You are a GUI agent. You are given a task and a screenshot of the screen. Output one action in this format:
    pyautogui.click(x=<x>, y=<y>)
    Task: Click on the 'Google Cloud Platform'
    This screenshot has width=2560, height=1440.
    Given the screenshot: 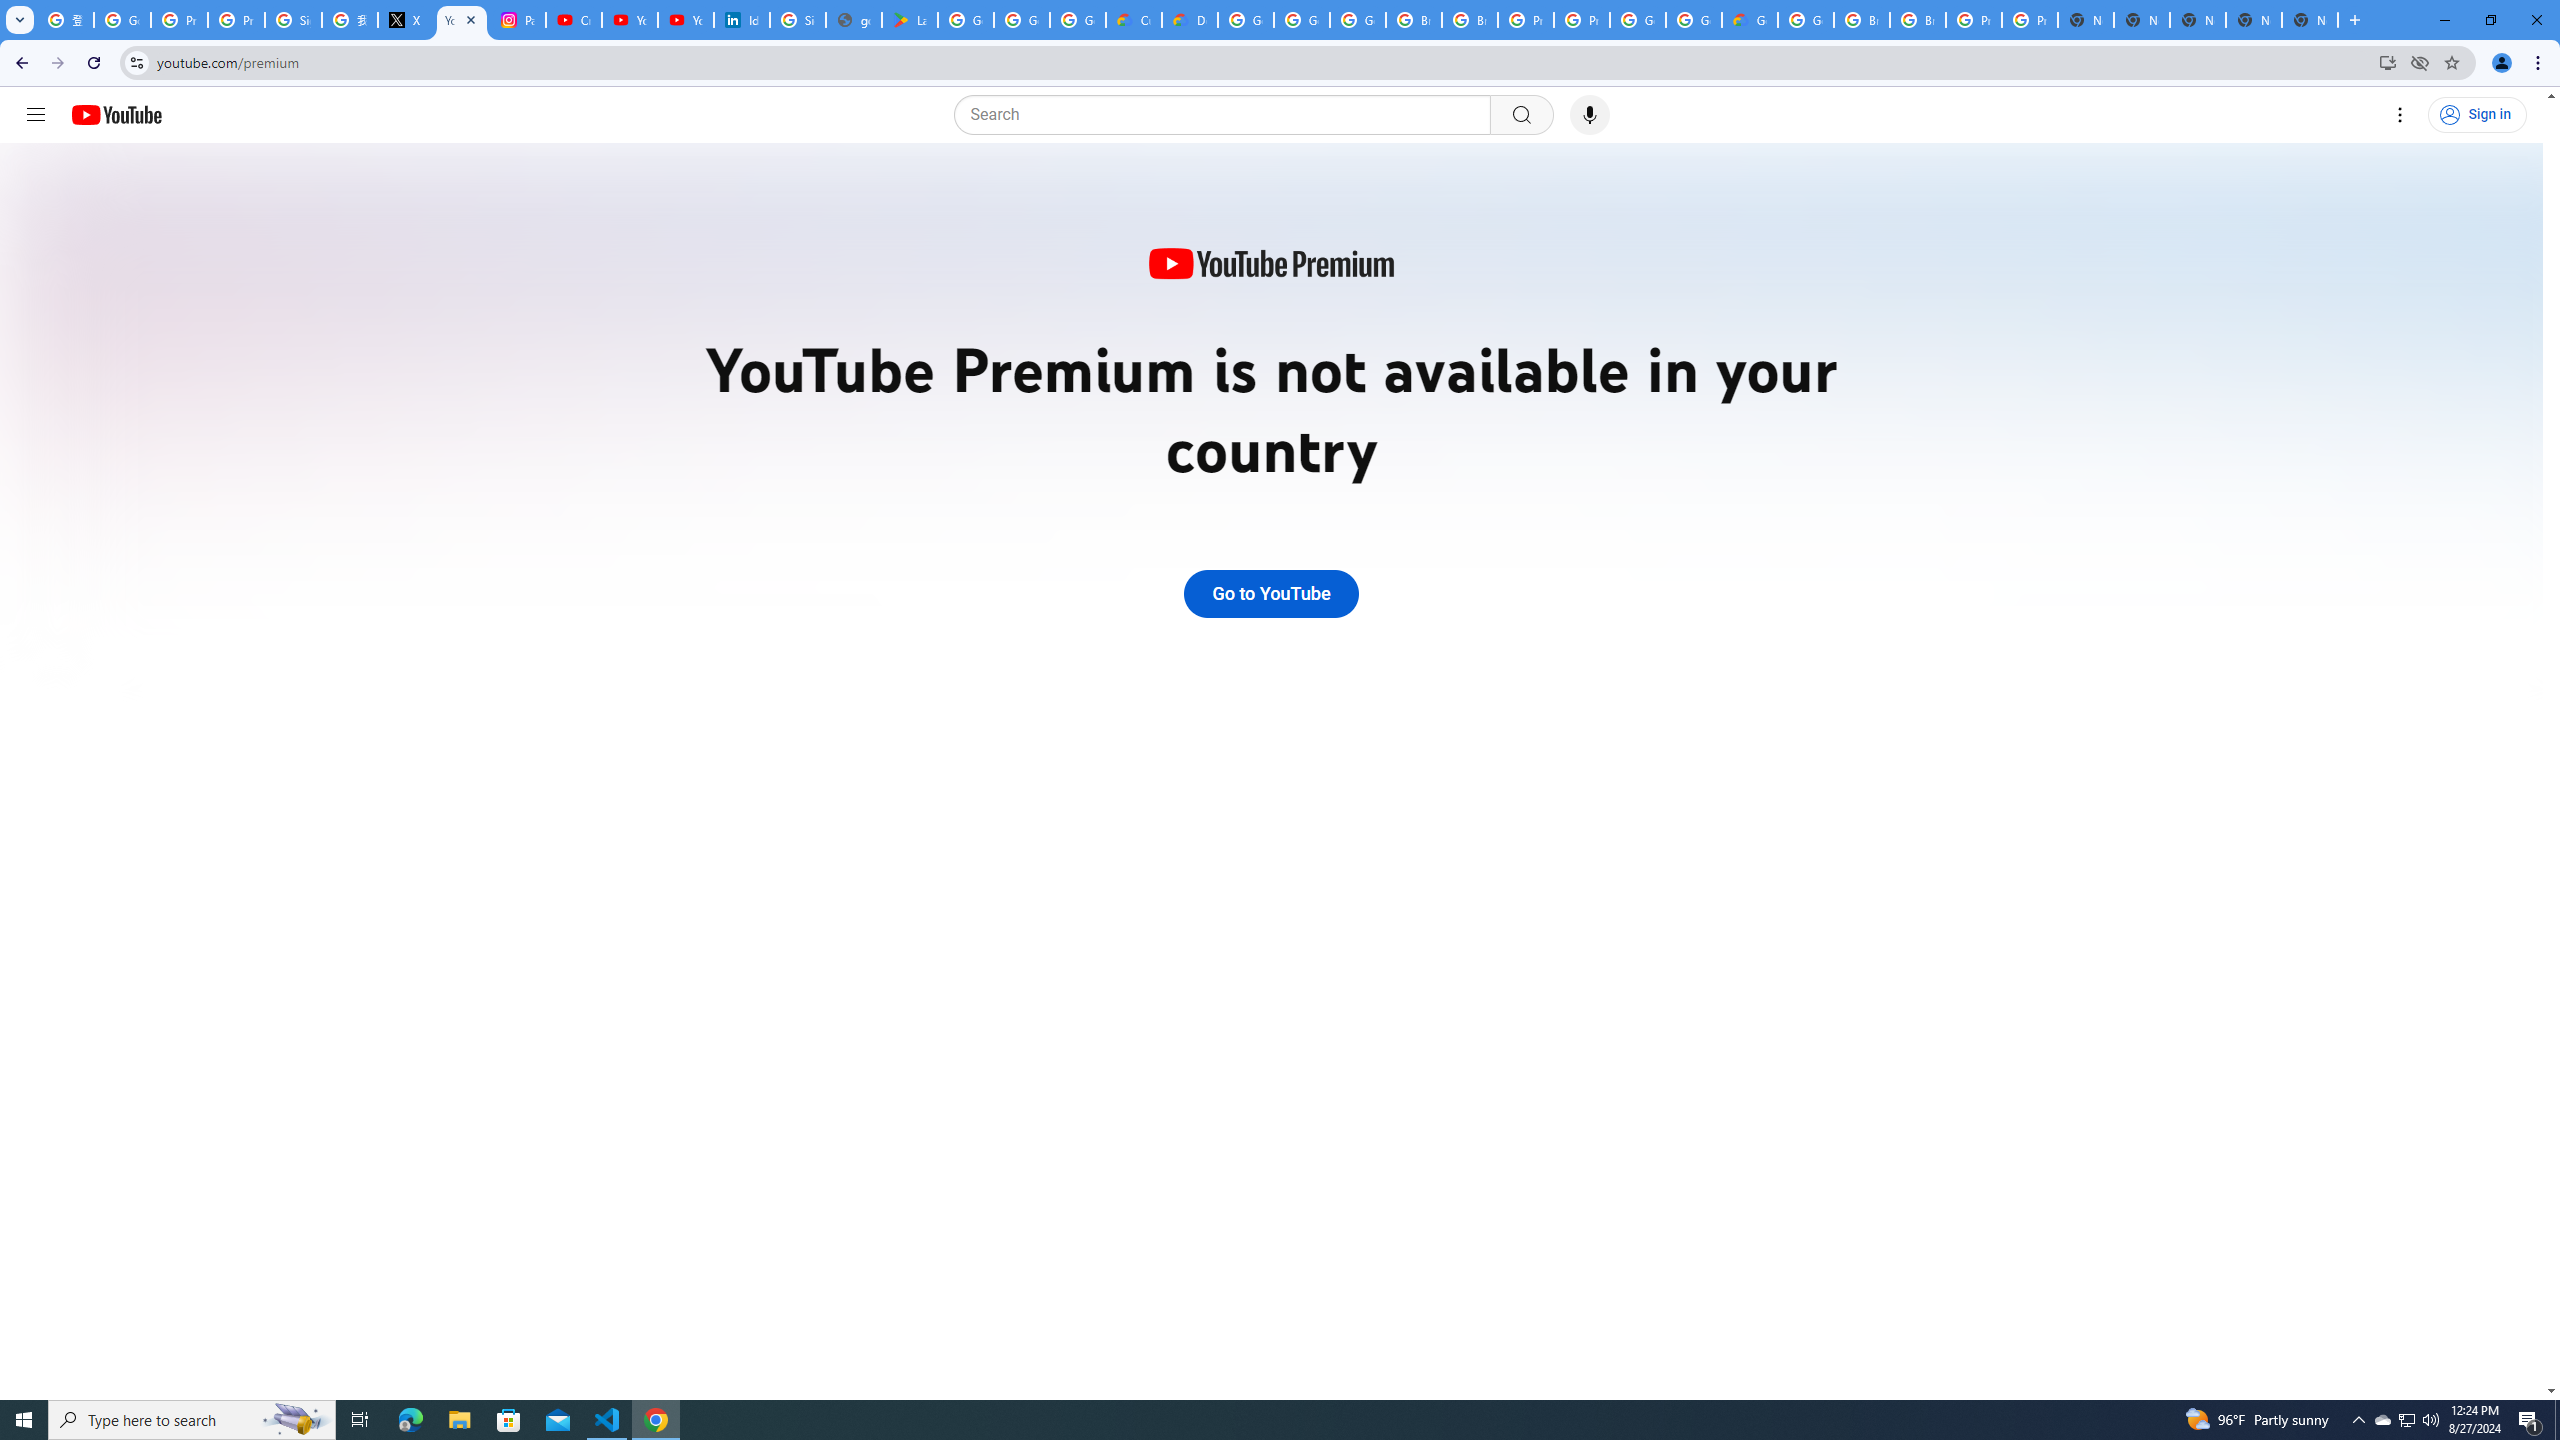 What is the action you would take?
    pyautogui.click(x=1692, y=19)
    